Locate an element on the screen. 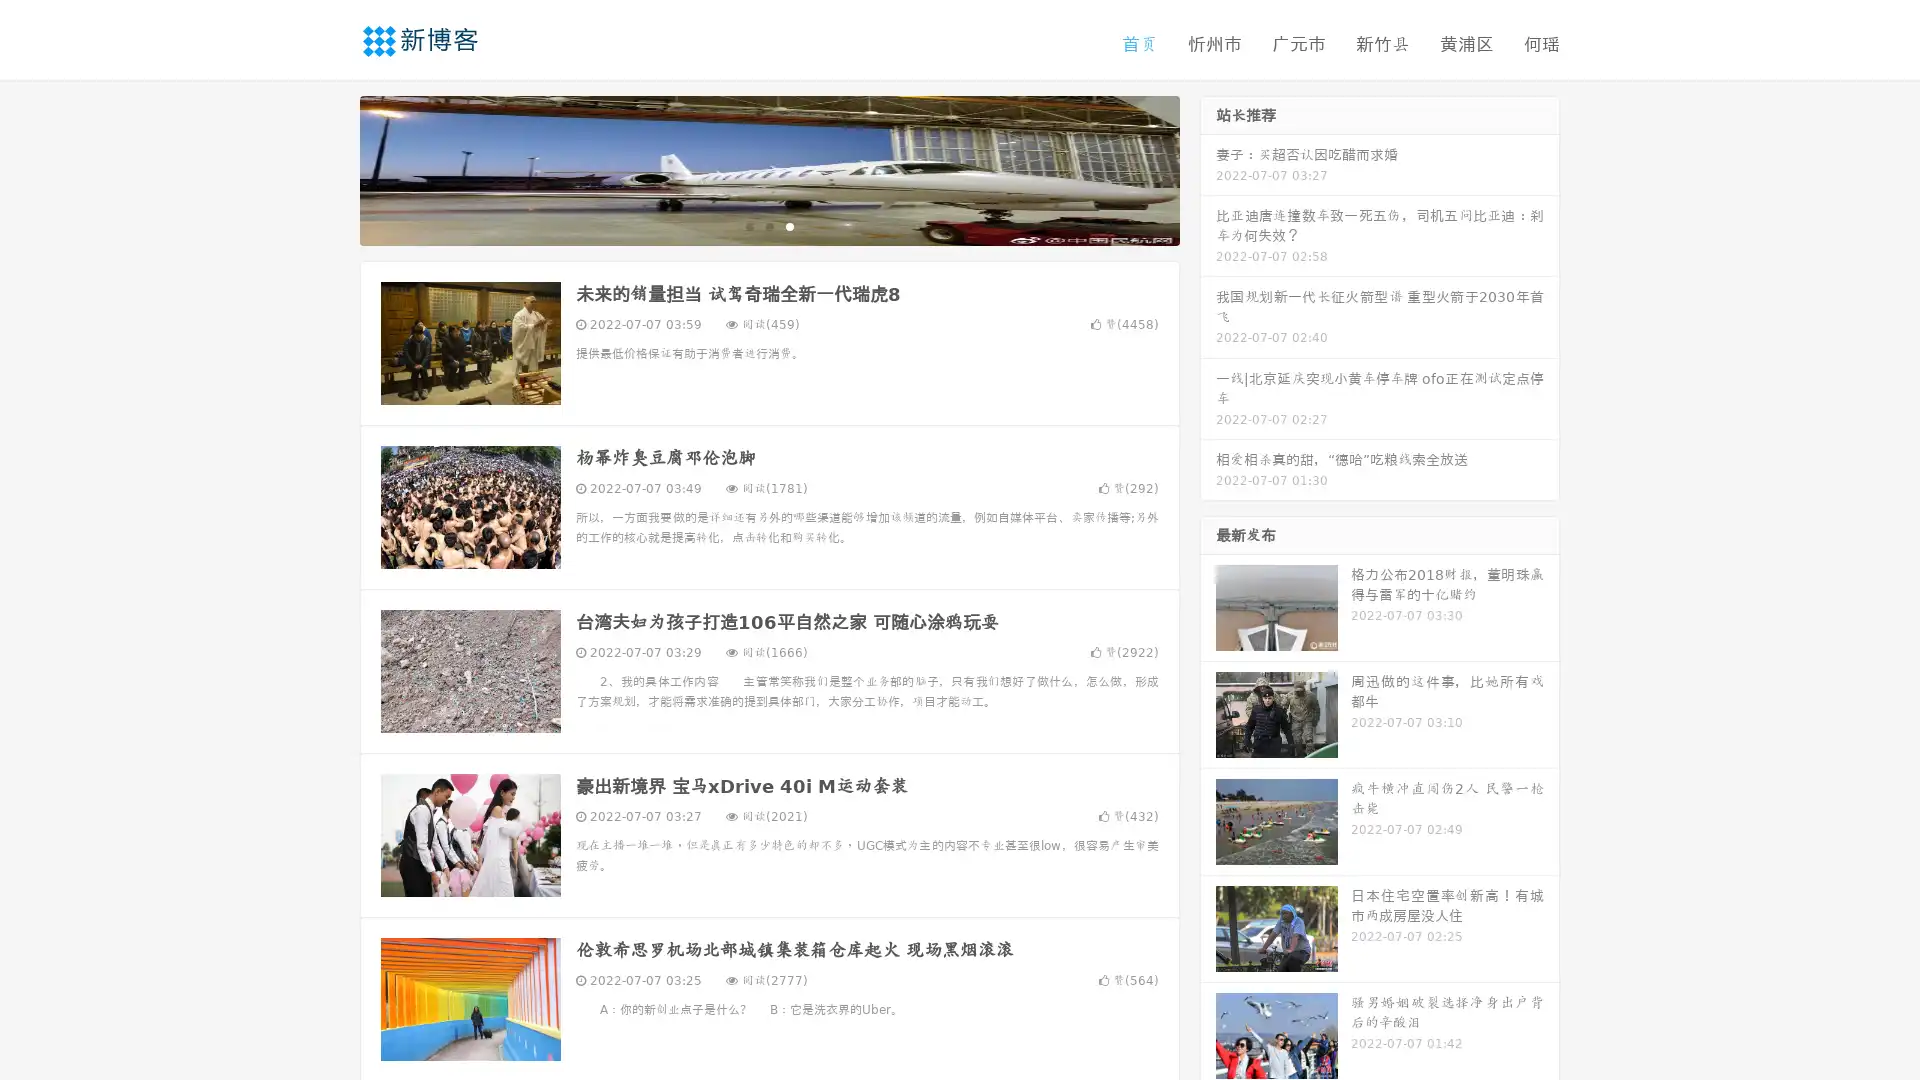  Go to slide 3 is located at coordinates (789, 225).